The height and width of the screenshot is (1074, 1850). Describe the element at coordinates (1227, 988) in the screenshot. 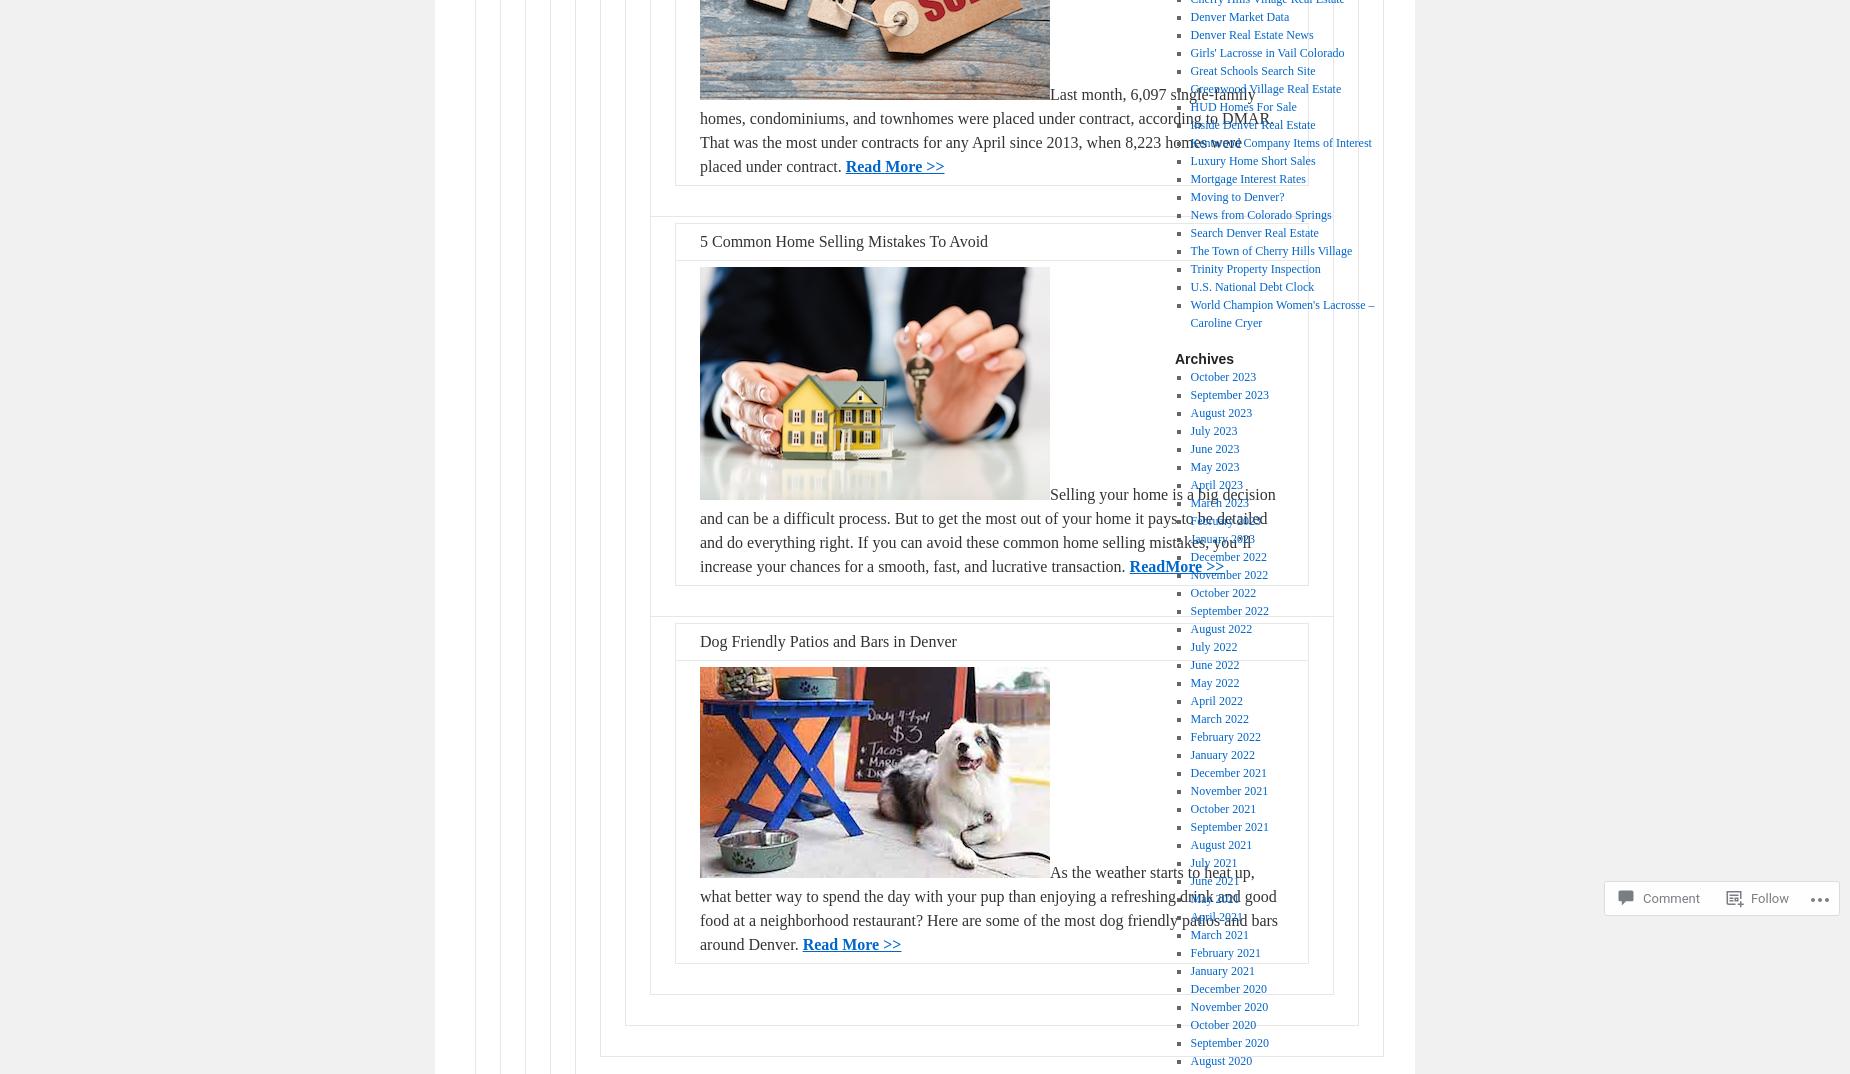

I see `'December 2020'` at that location.